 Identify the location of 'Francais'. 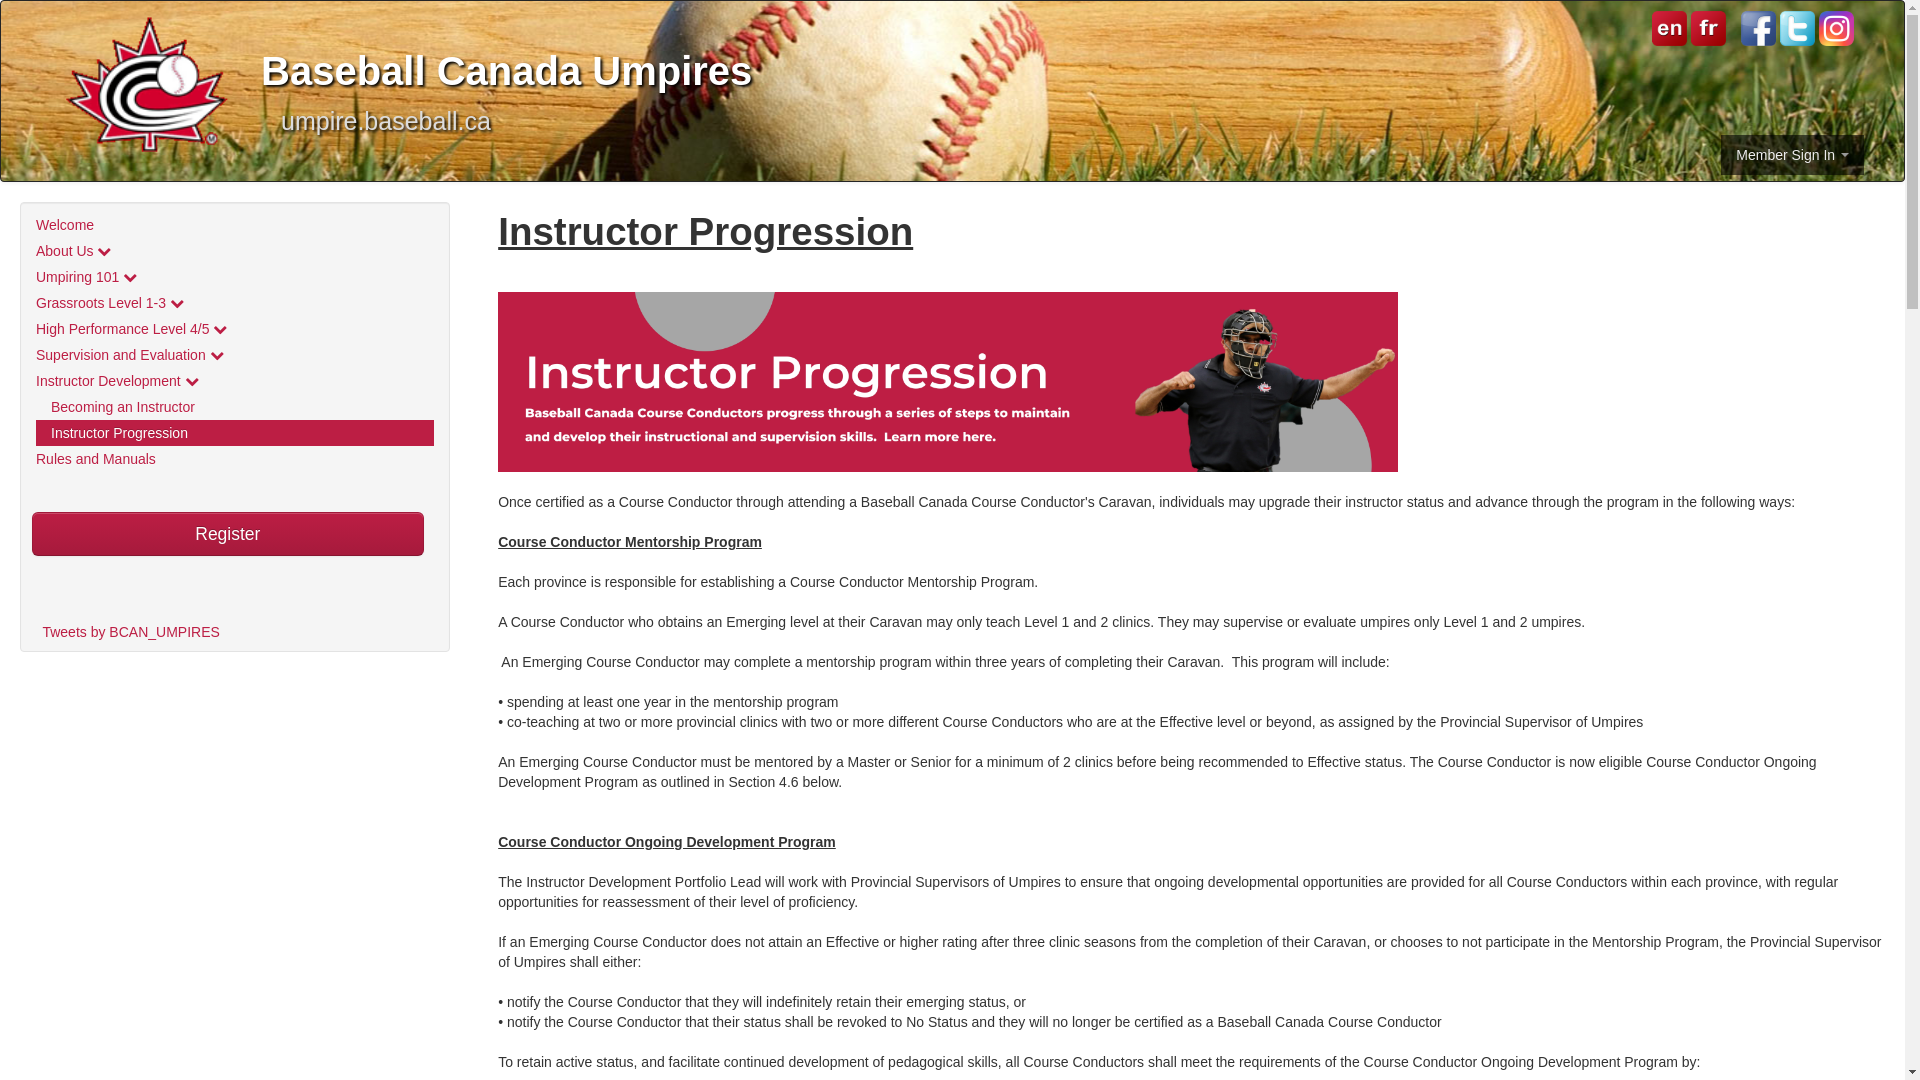
(1705, 27).